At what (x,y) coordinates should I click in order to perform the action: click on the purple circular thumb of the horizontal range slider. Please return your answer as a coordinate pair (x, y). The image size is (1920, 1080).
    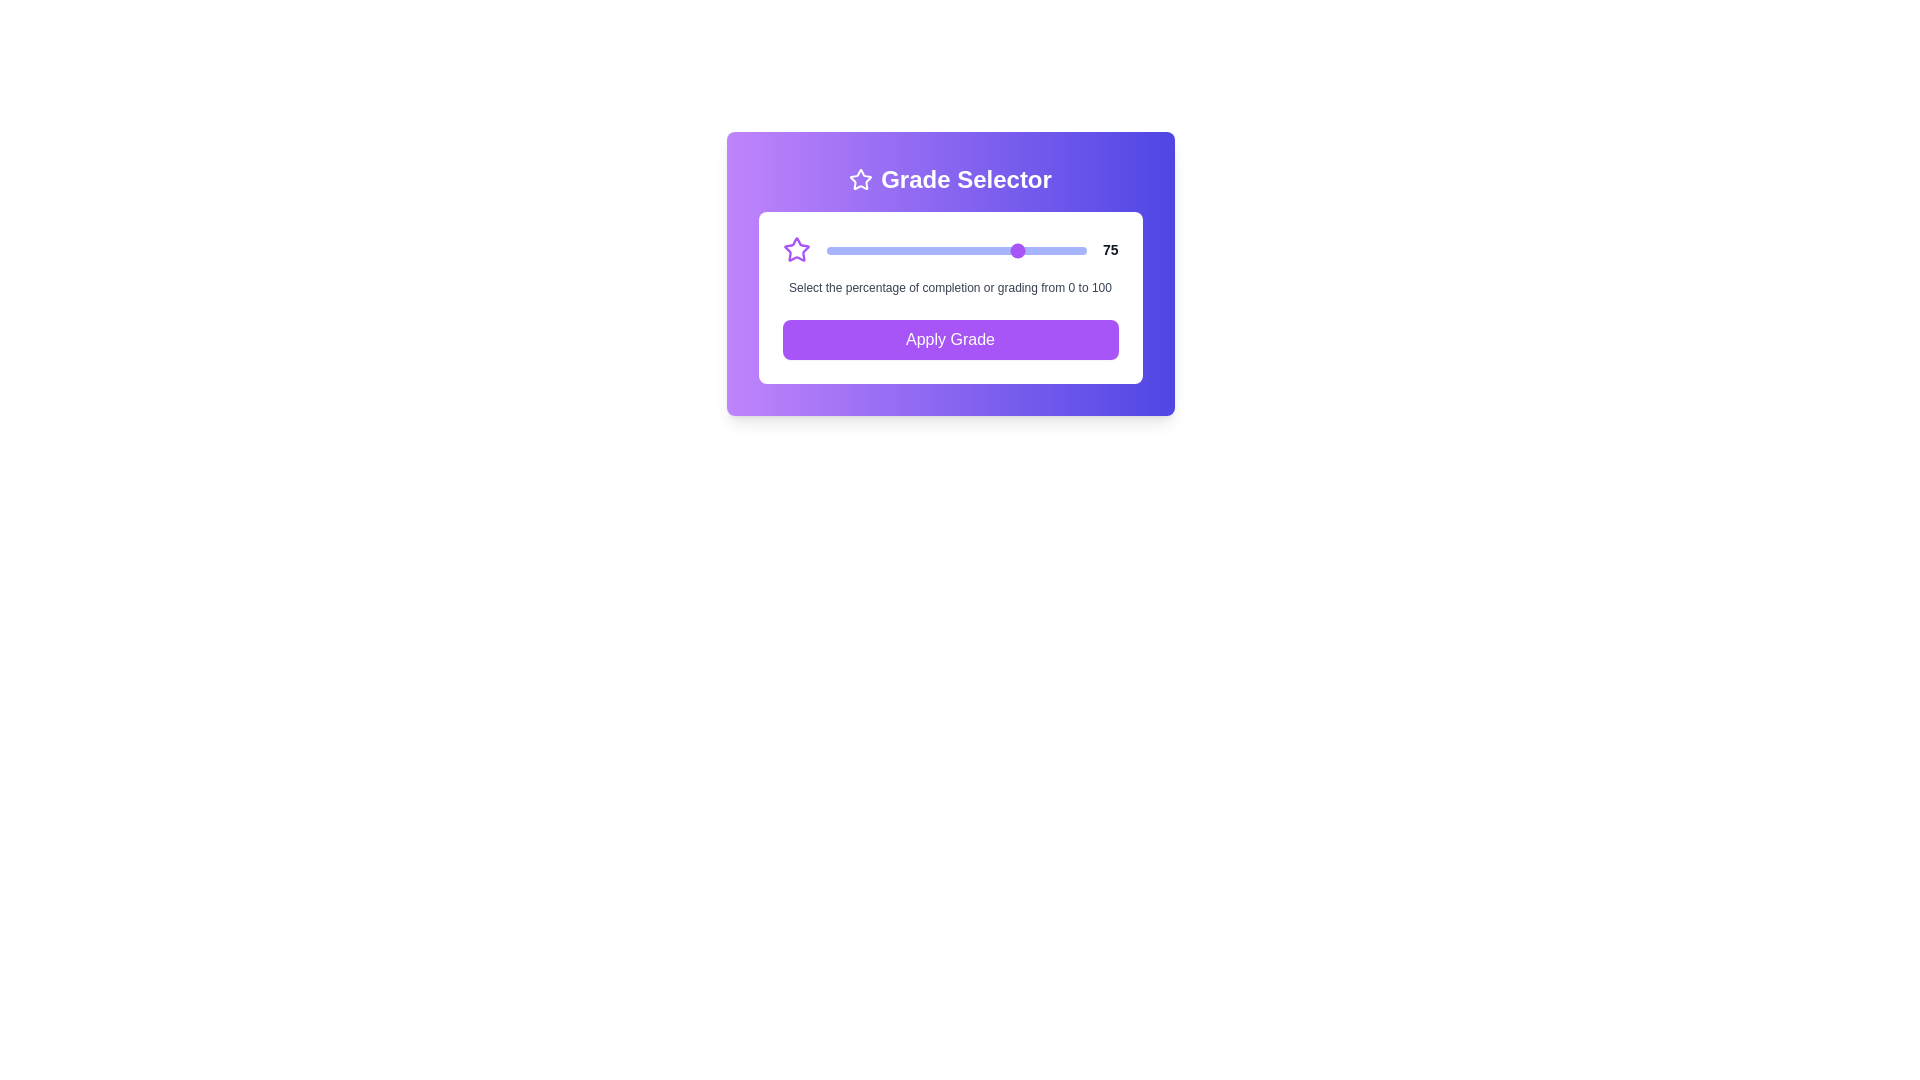
    Looking at the image, I should click on (955, 249).